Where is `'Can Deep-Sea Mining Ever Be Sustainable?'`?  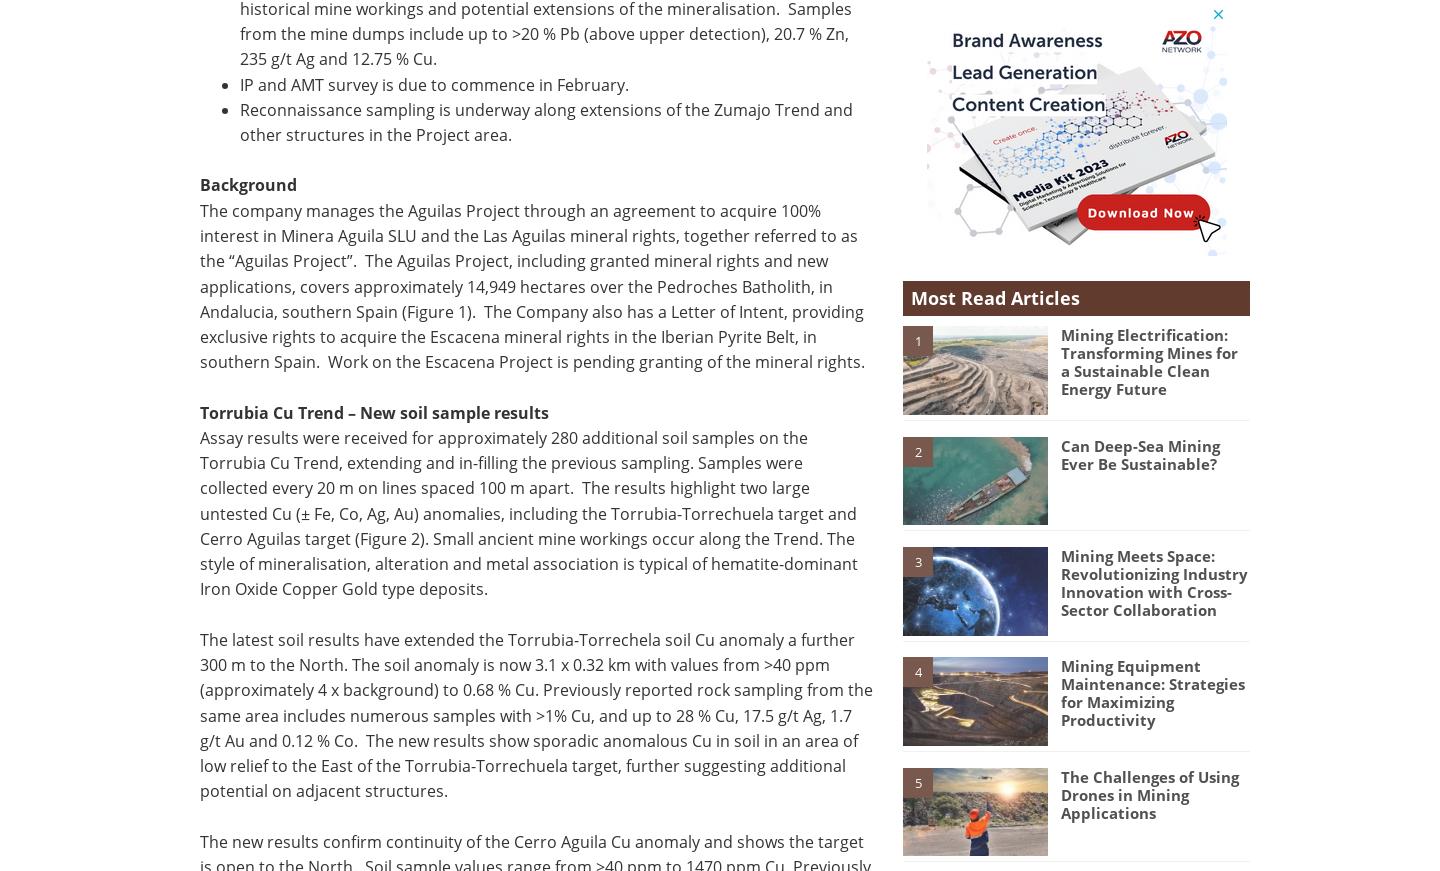 'Can Deep-Sea Mining Ever Be Sustainable?' is located at coordinates (1138, 453).